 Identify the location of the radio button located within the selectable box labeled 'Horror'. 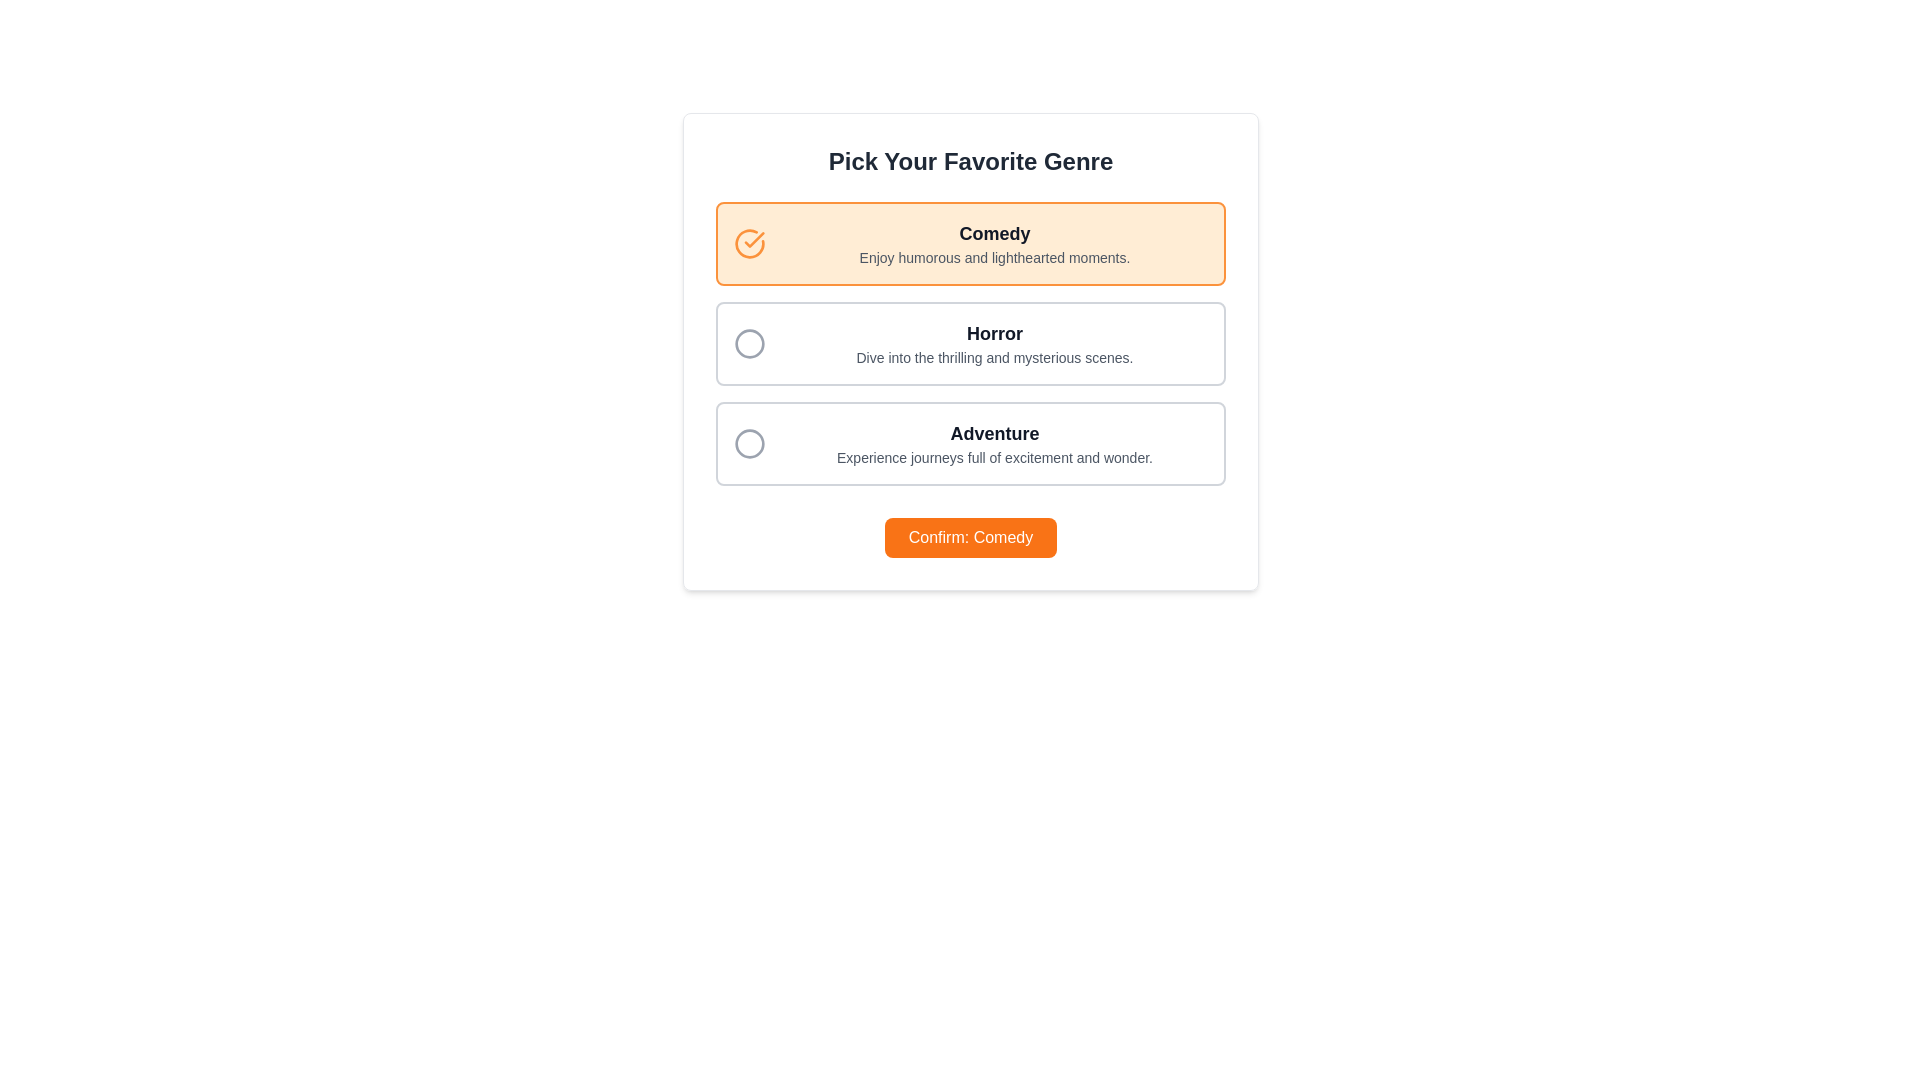
(757, 342).